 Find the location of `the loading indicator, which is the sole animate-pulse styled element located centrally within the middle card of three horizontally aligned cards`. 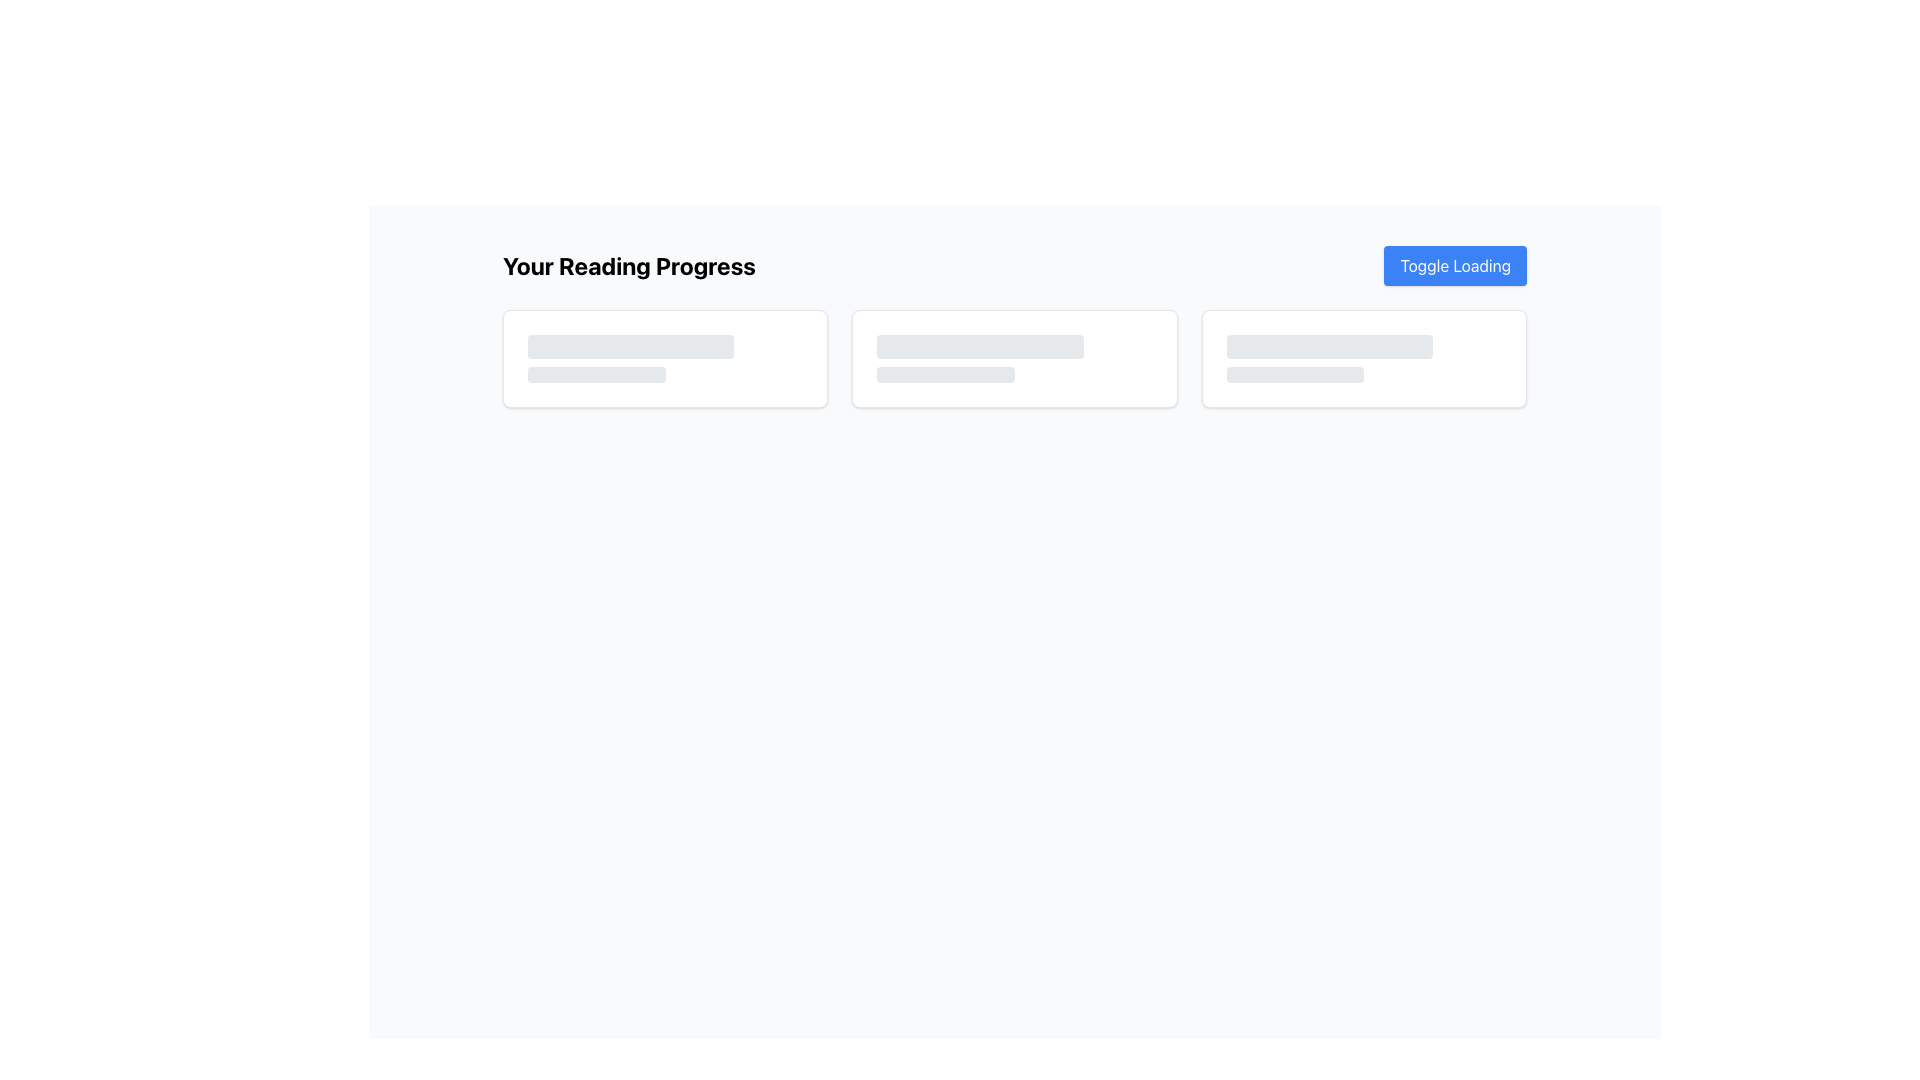

the loading indicator, which is the sole animate-pulse styled element located centrally within the middle card of three horizontally aligned cards is located at coordinates (1014, 357).